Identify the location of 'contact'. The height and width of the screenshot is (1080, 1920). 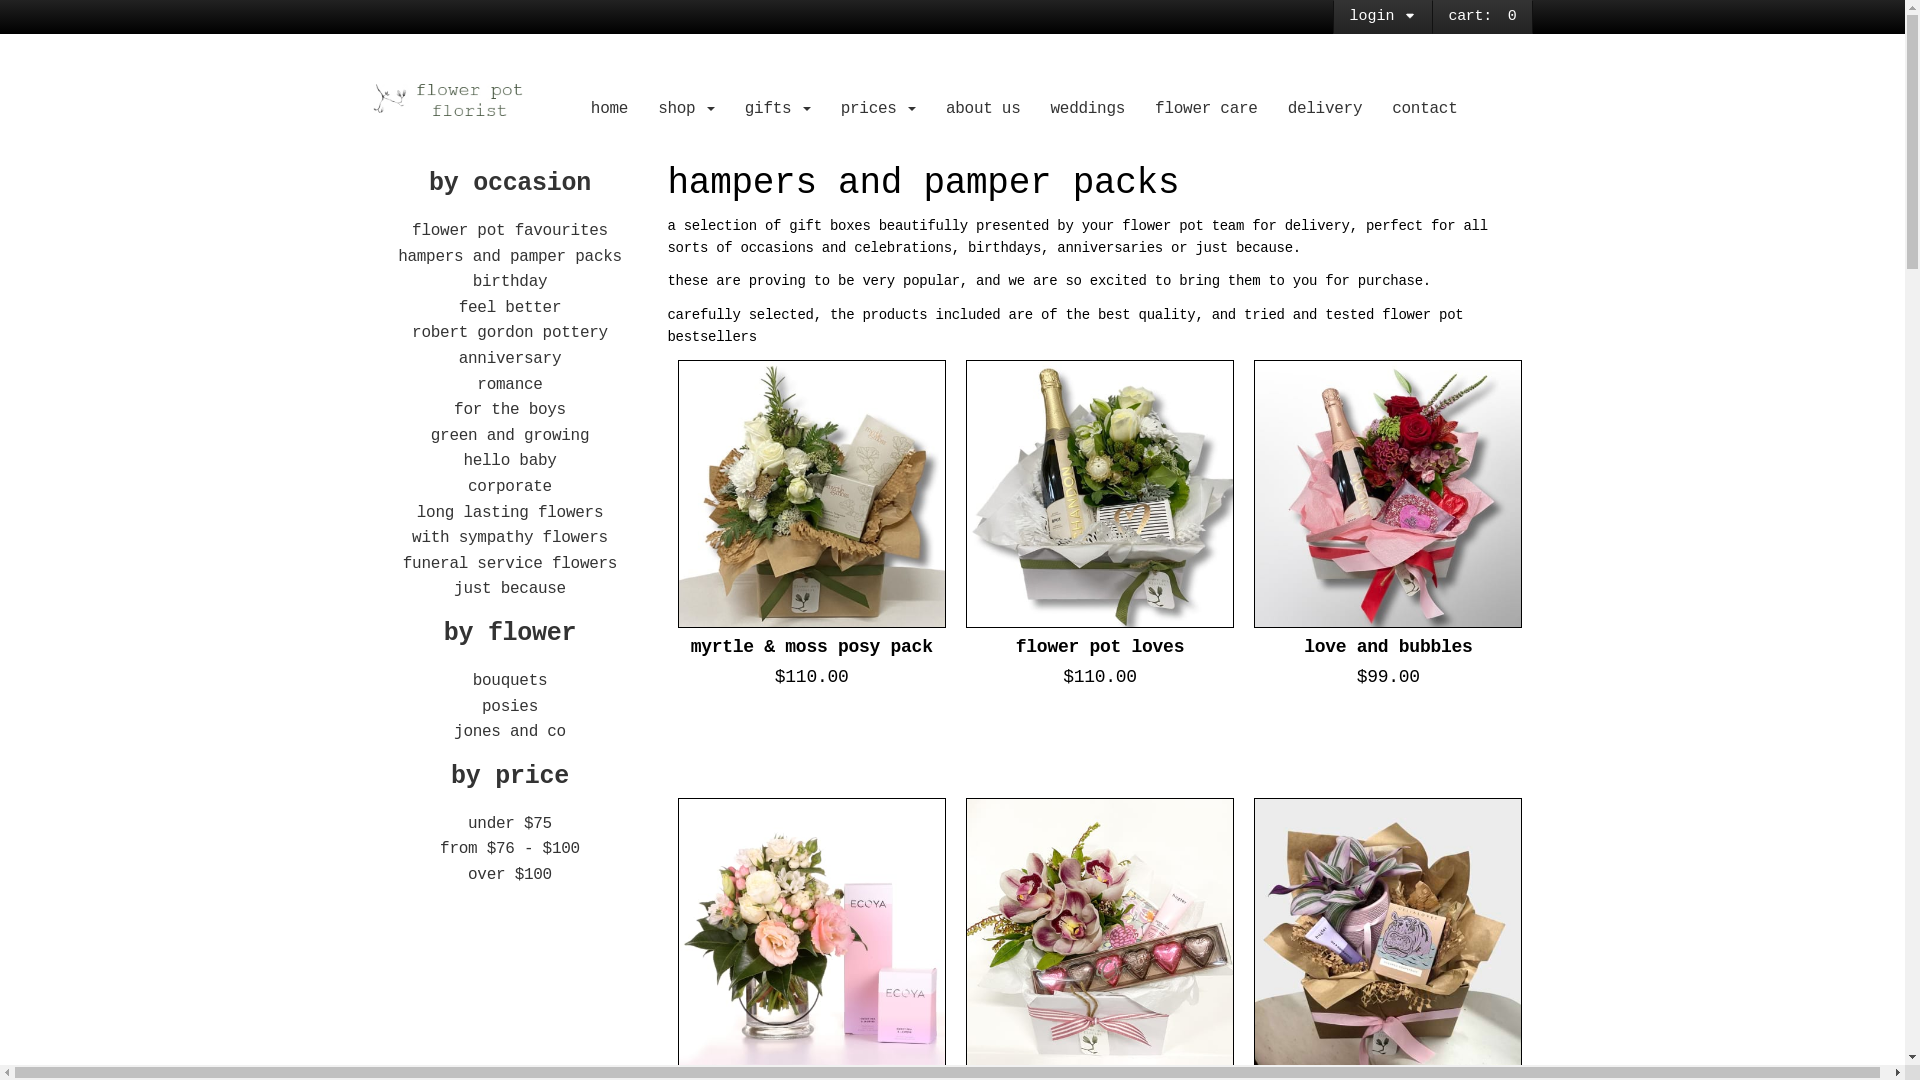
(1423, 108).